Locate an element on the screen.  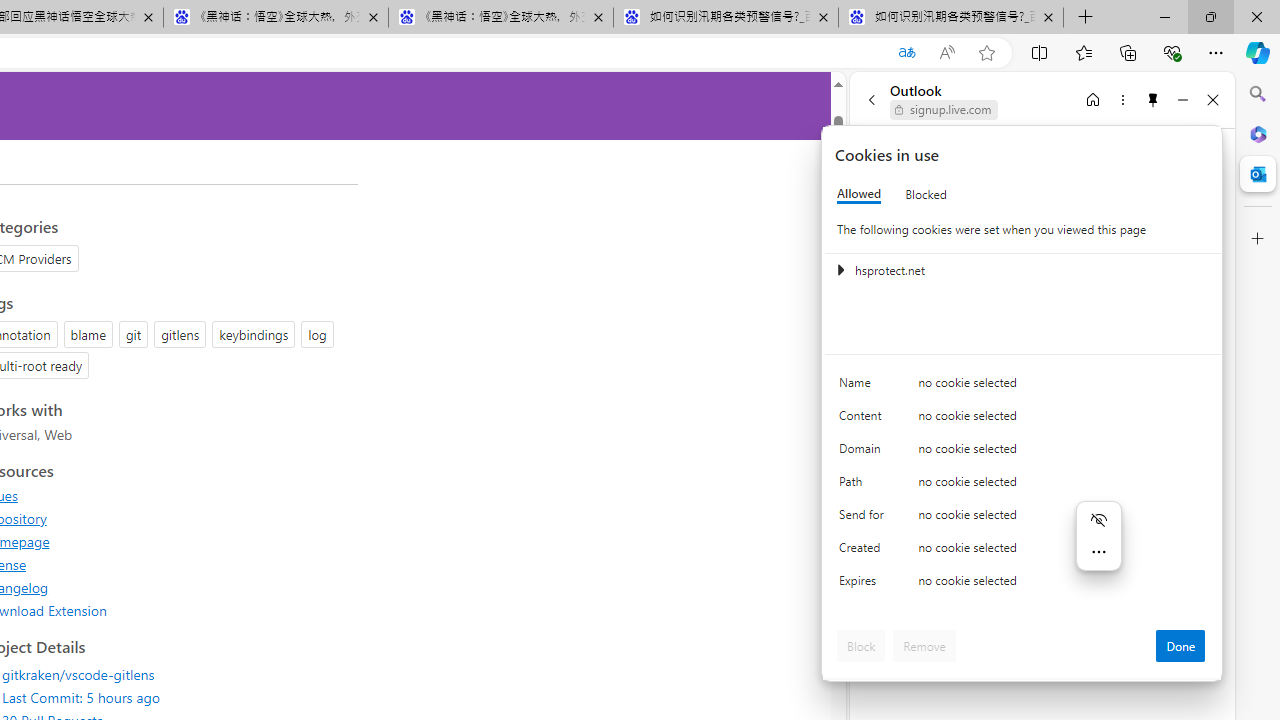
'Created' is located at coordinates (865, 552).